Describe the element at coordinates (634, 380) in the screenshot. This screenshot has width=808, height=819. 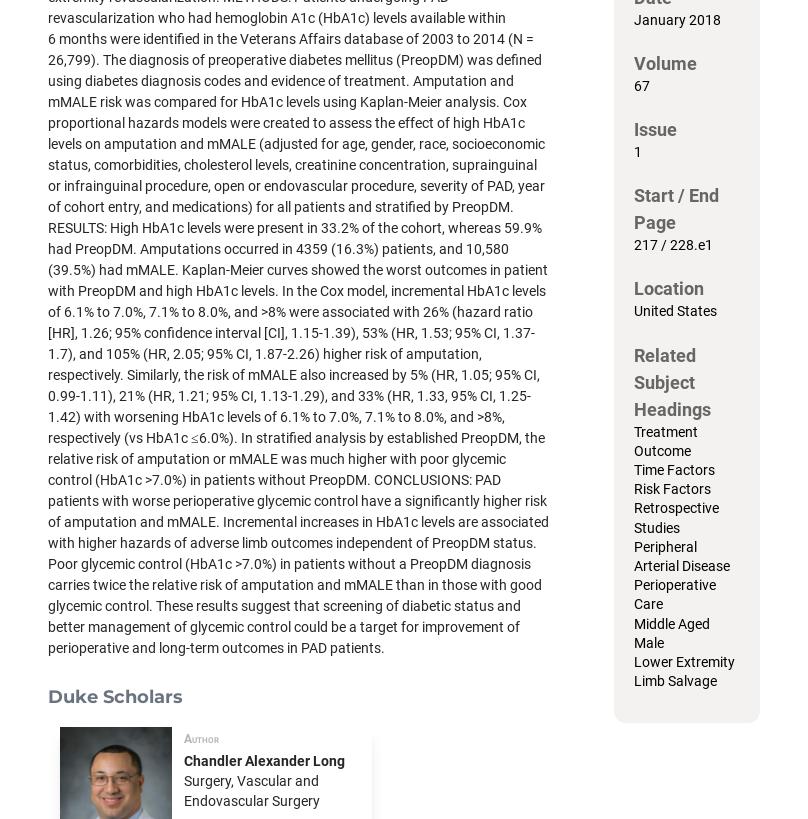
I see `'Related Subject Headings'` at that location.